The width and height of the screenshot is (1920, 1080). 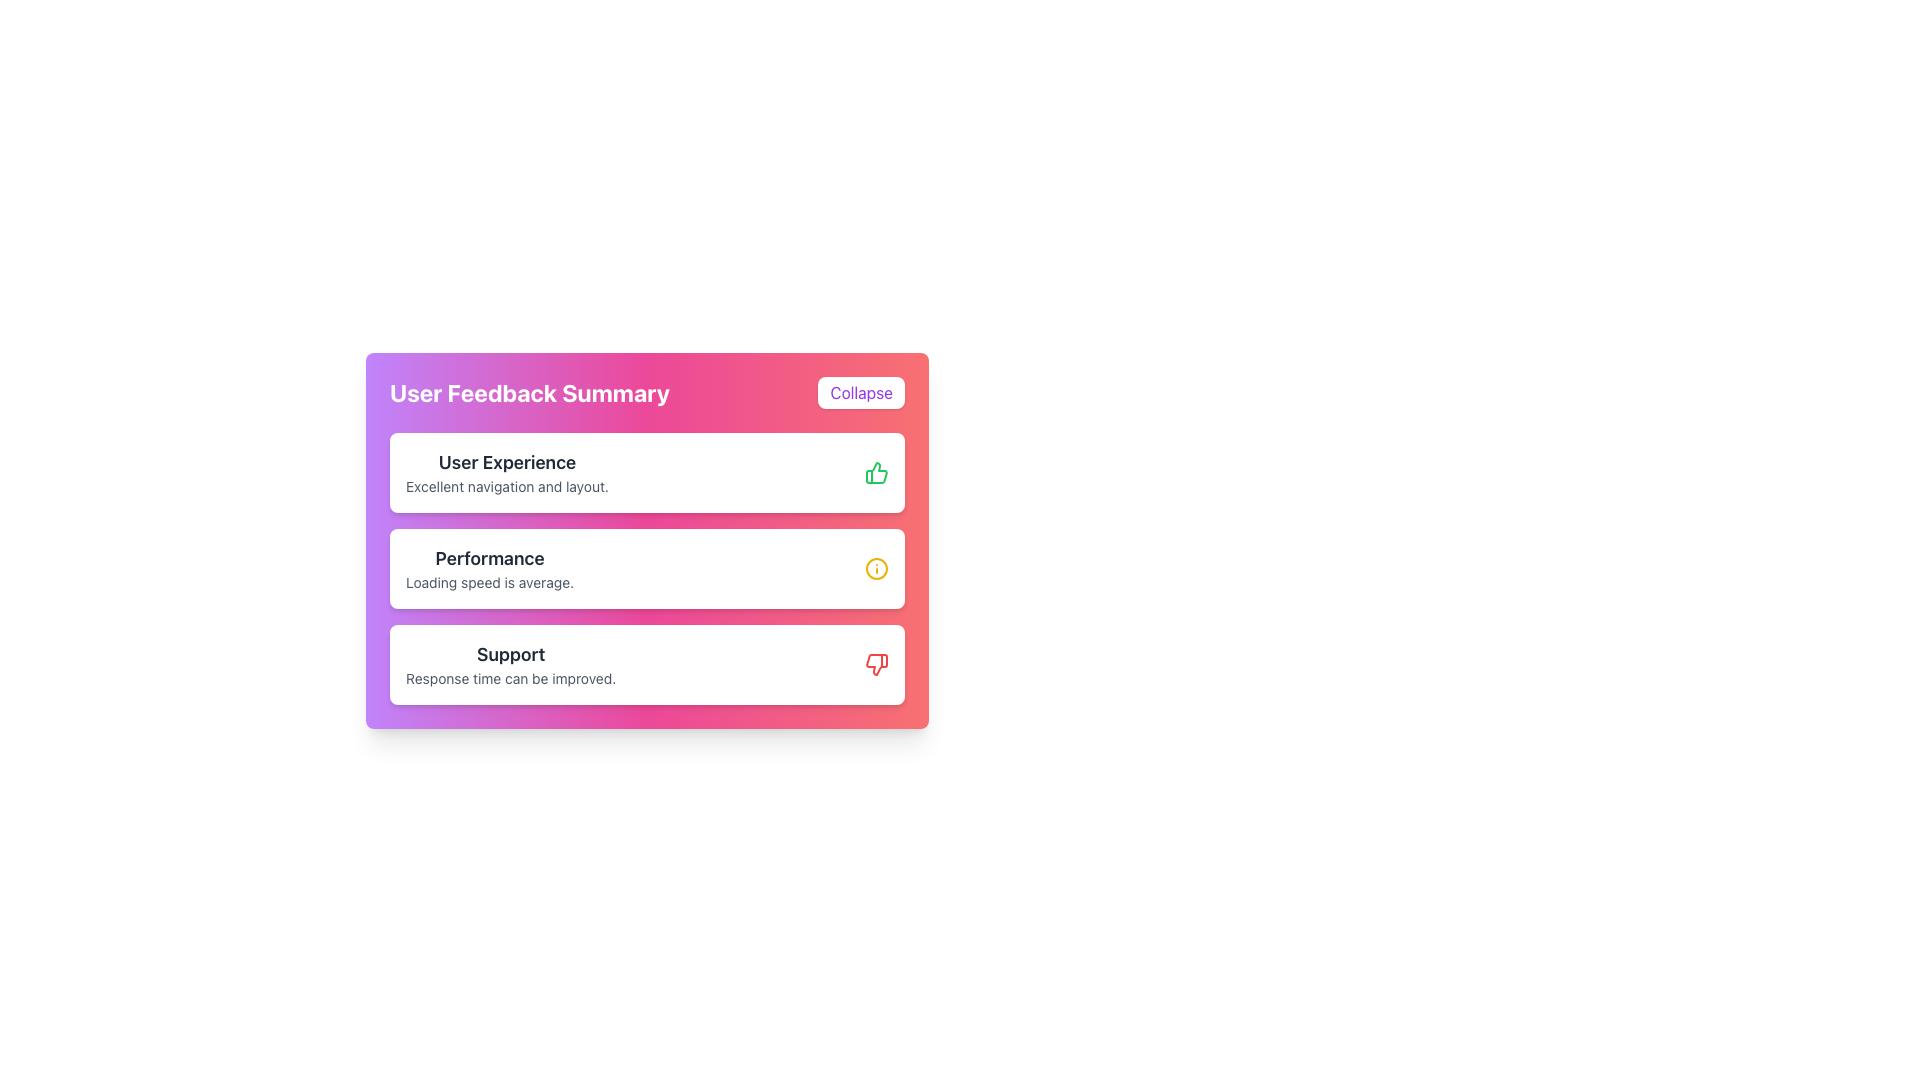 I want to click on the static text label reading 'Performance', which is styled with a bold, gray font and serves as a heading above the text 'Loading speed is average.', so click(x=490, y=559).